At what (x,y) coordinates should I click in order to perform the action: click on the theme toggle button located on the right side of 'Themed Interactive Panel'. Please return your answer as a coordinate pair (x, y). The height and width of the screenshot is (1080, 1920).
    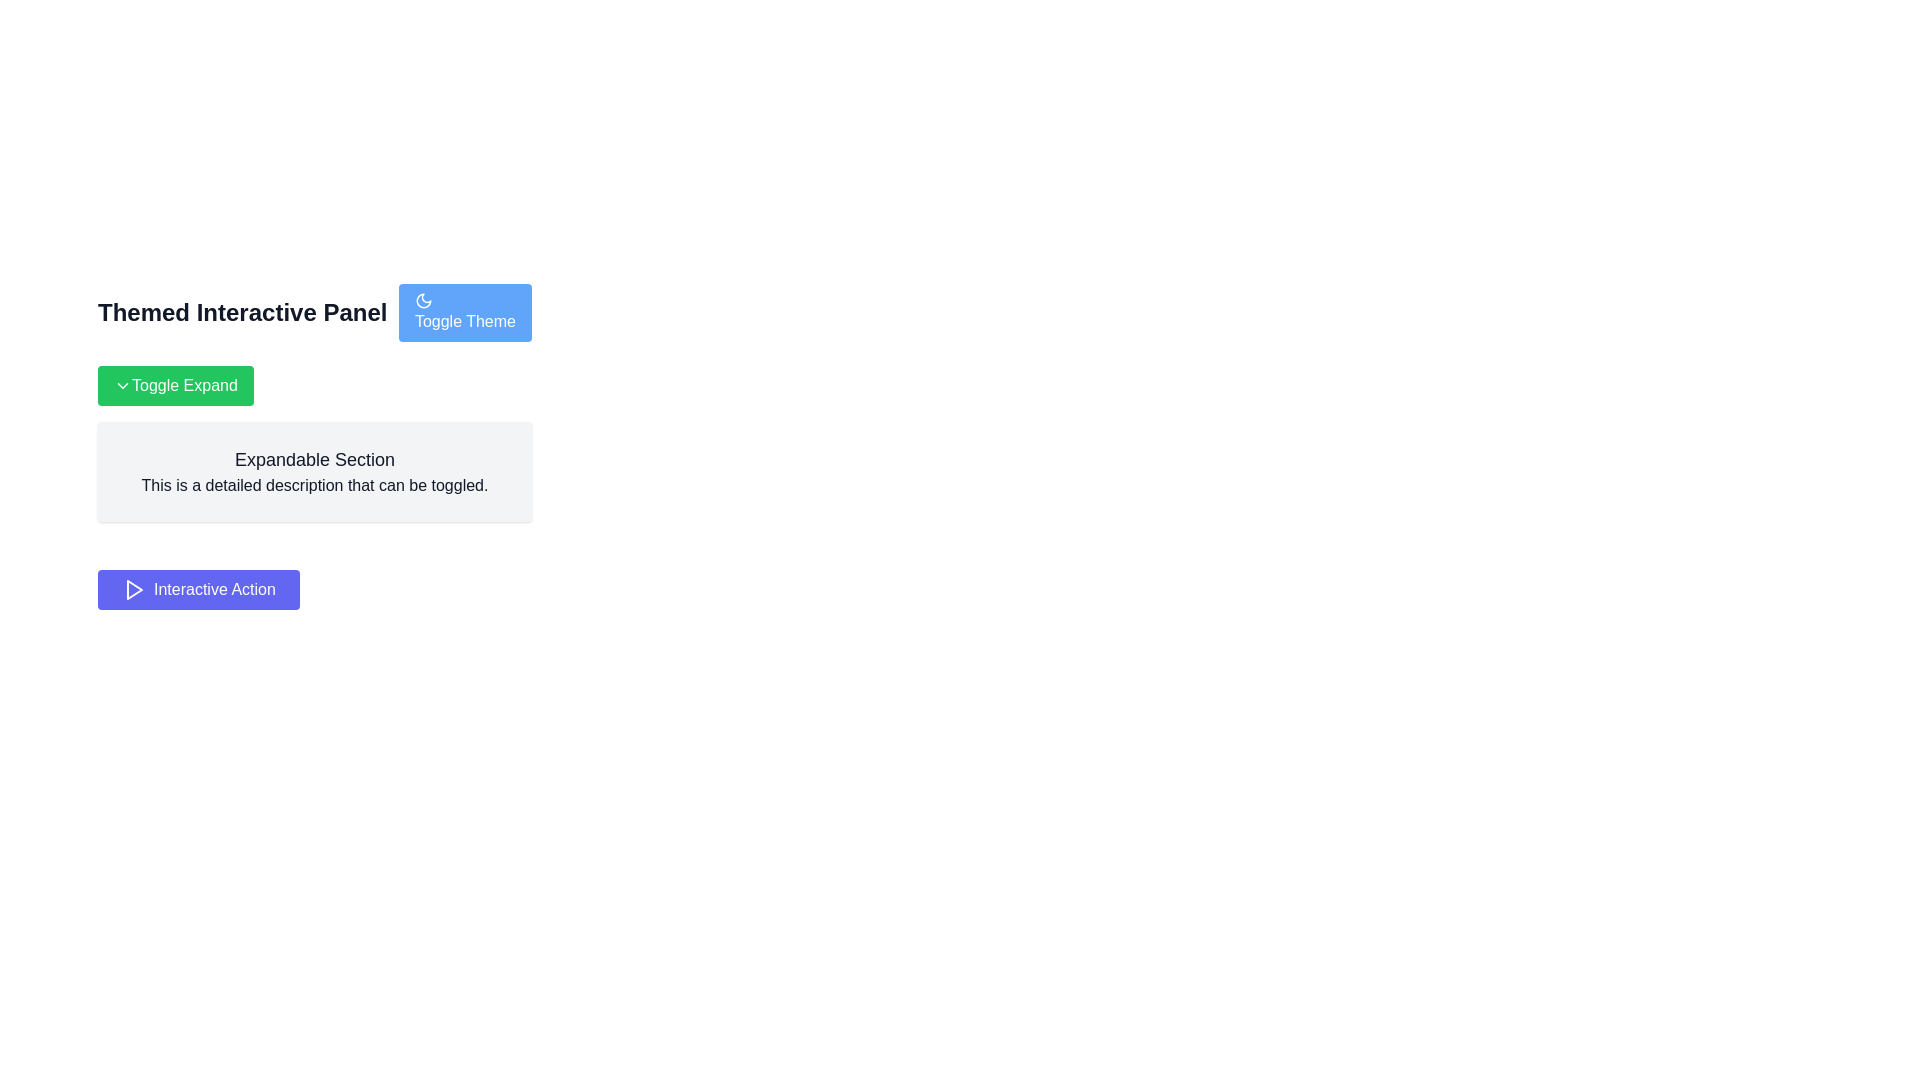
    Looking at the image, I should click on (464, 312).